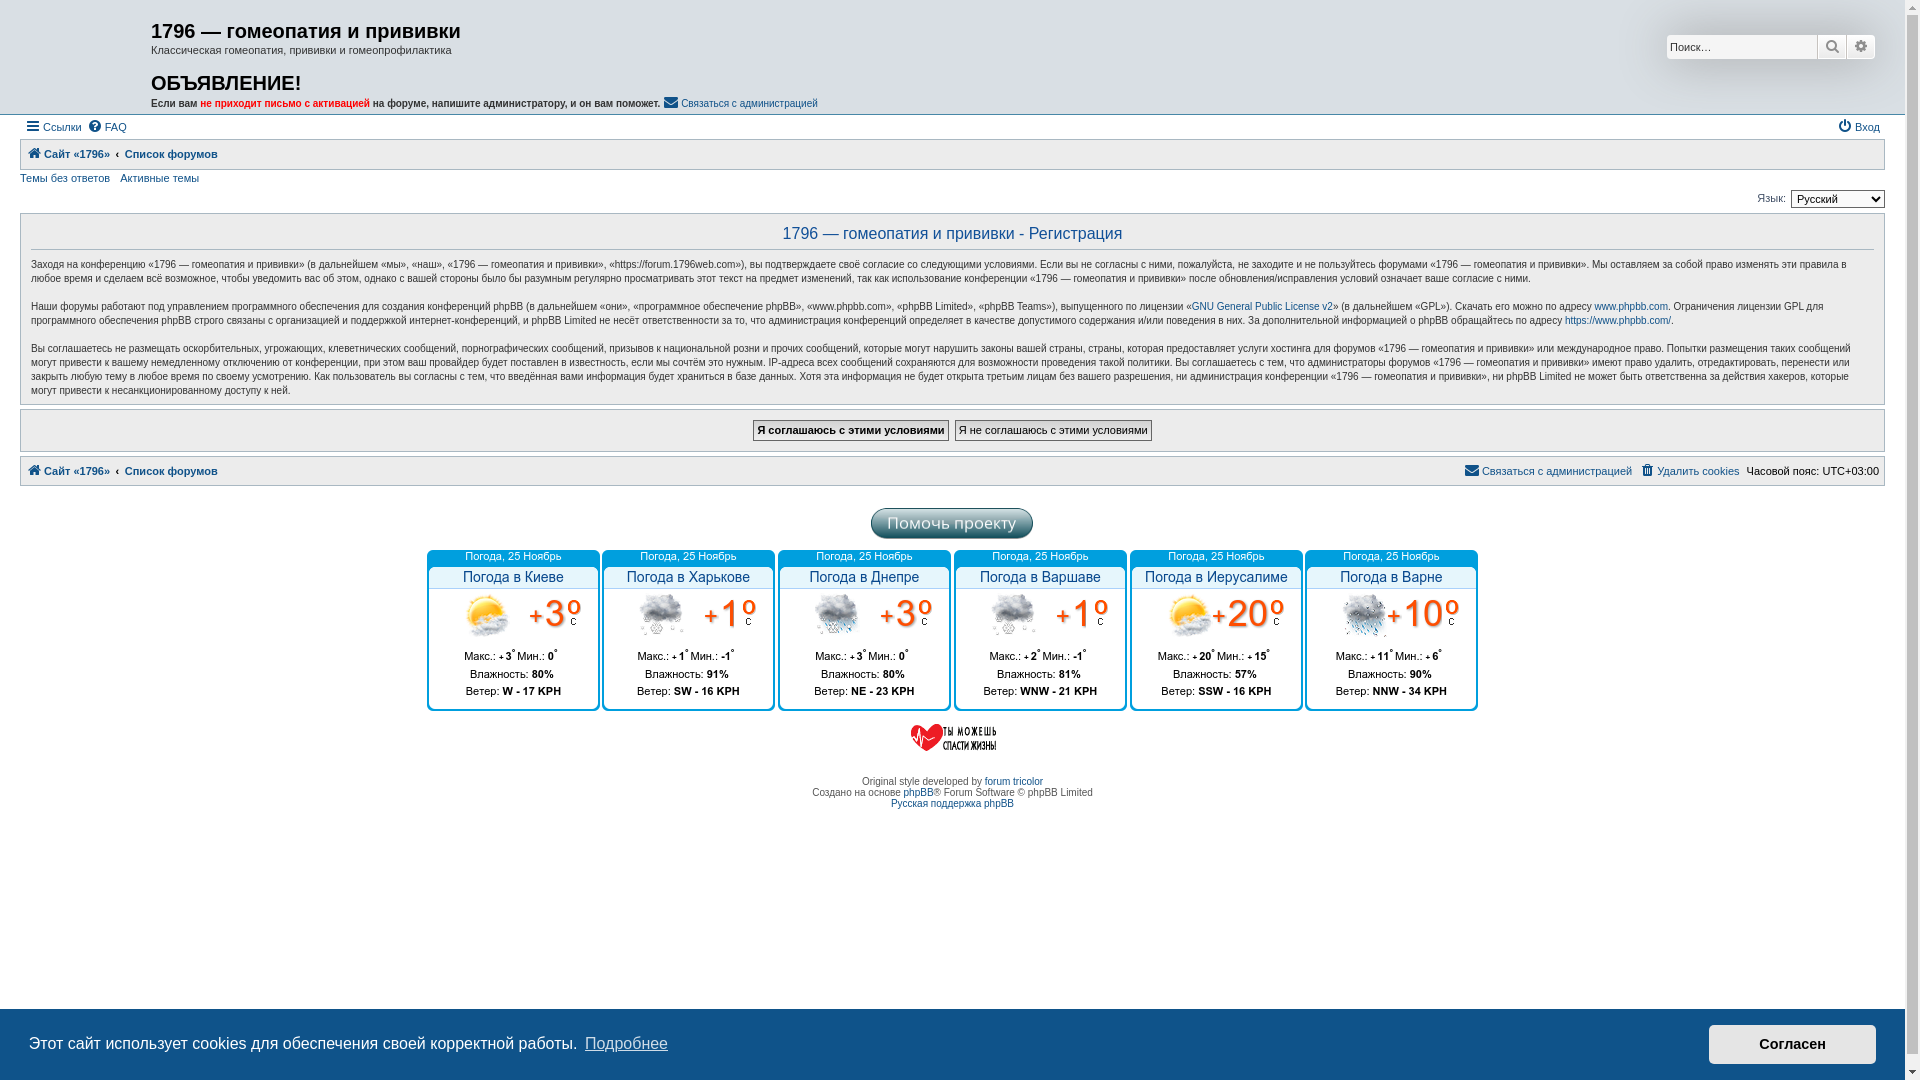 This screenshot has height=1080, width=1920. Describe the element at coordinates (917, 791) in the screenshot. I see `'phpBB'` at that location.